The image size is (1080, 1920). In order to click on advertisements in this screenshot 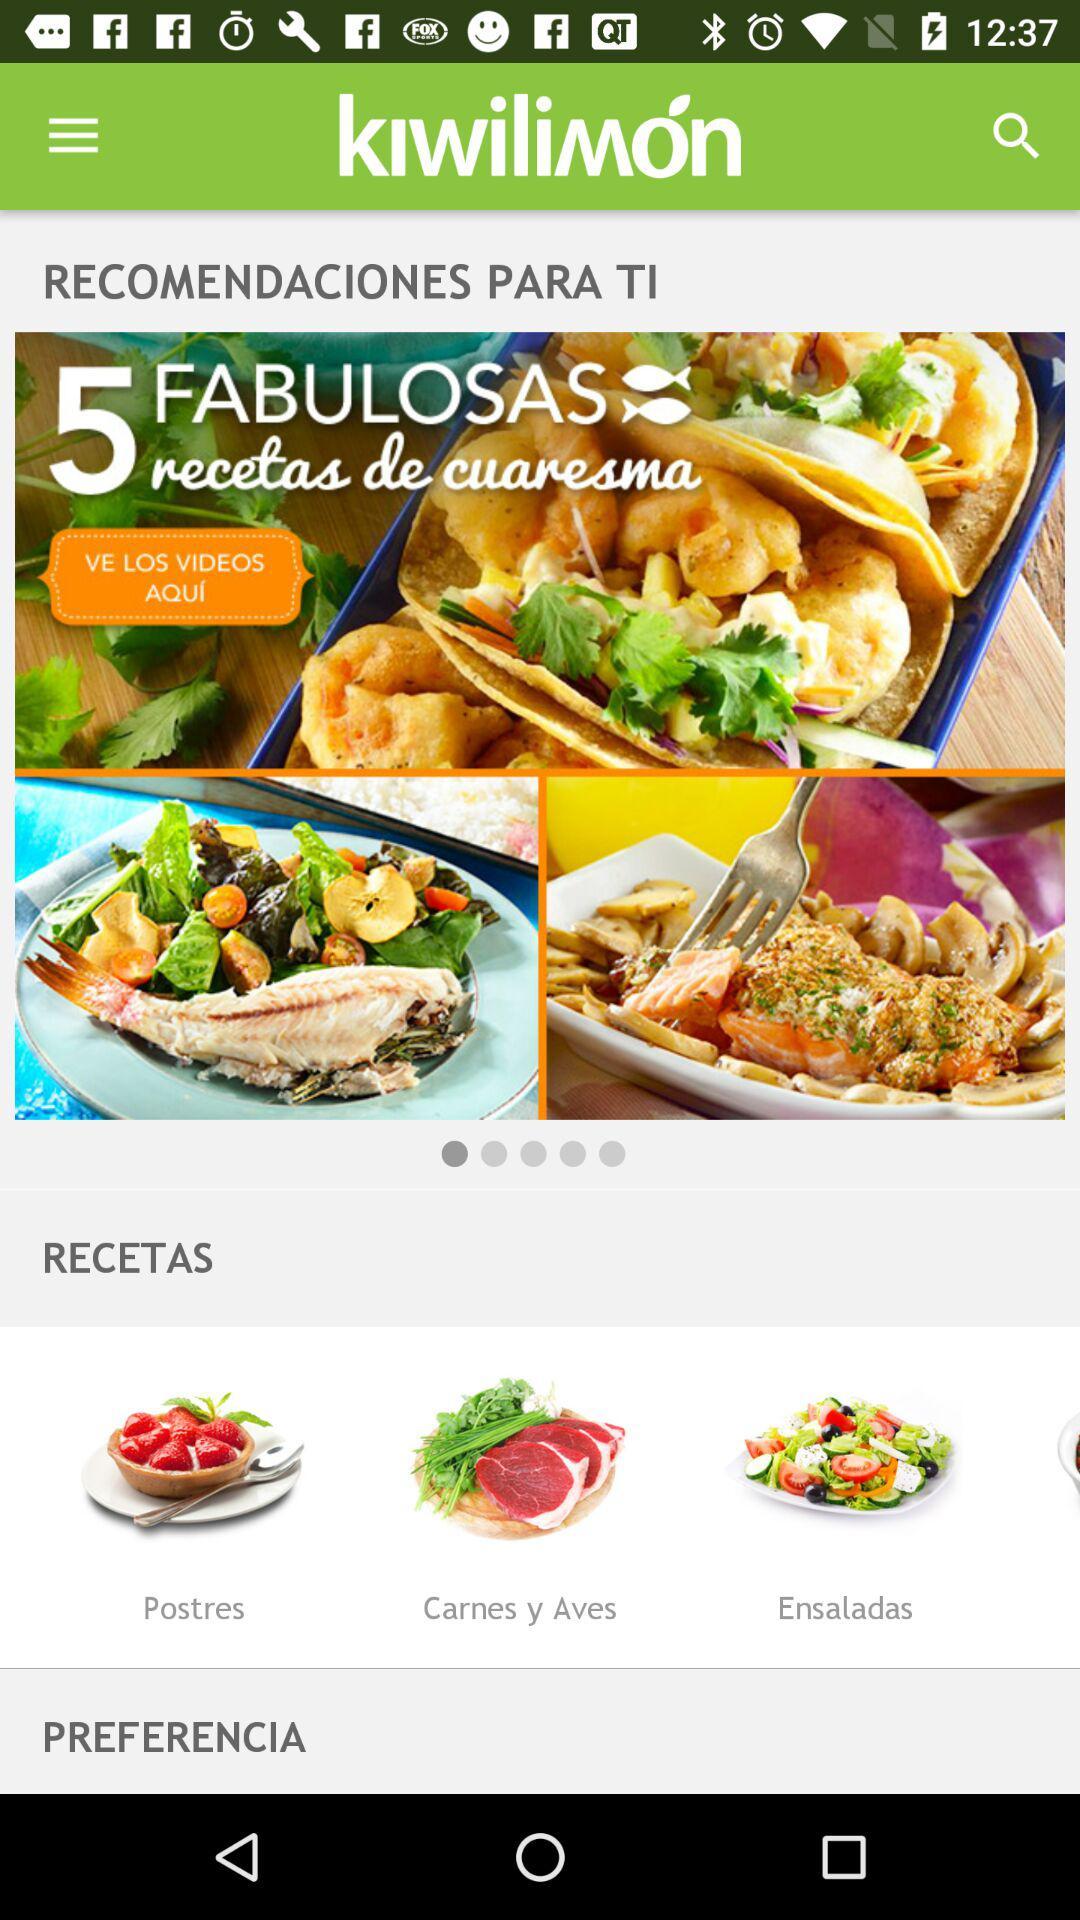, I will do `click(540, 724)`.